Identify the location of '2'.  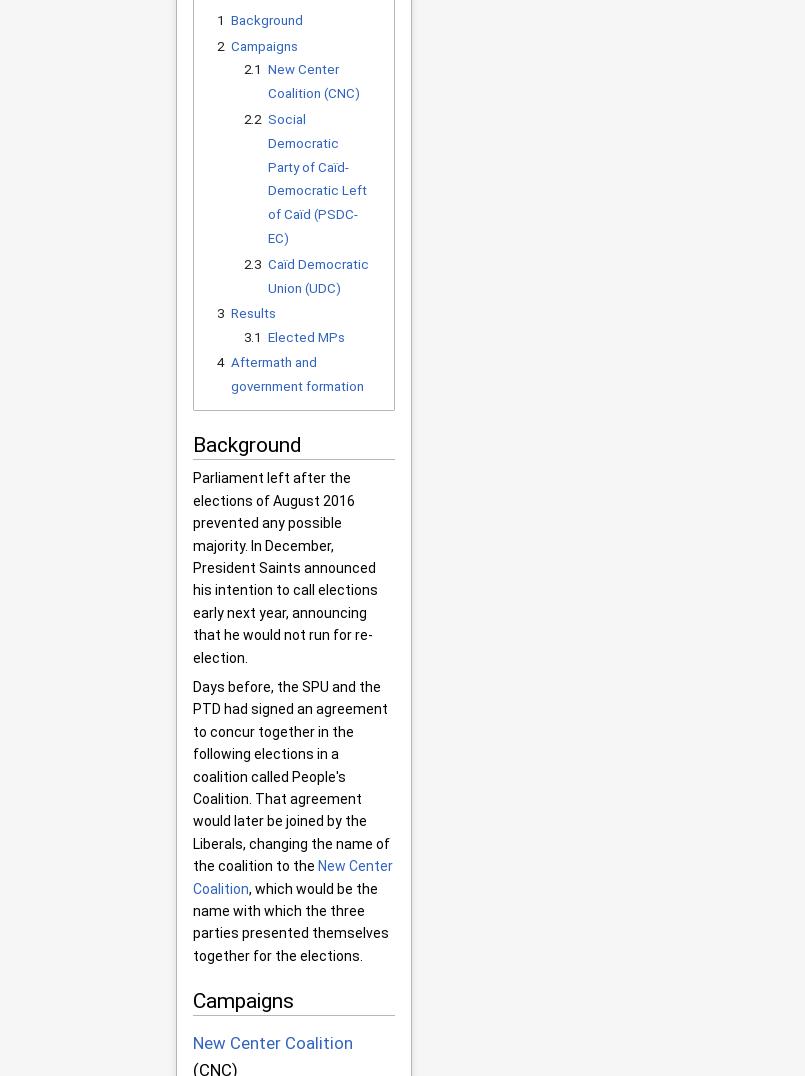
(216, 44).